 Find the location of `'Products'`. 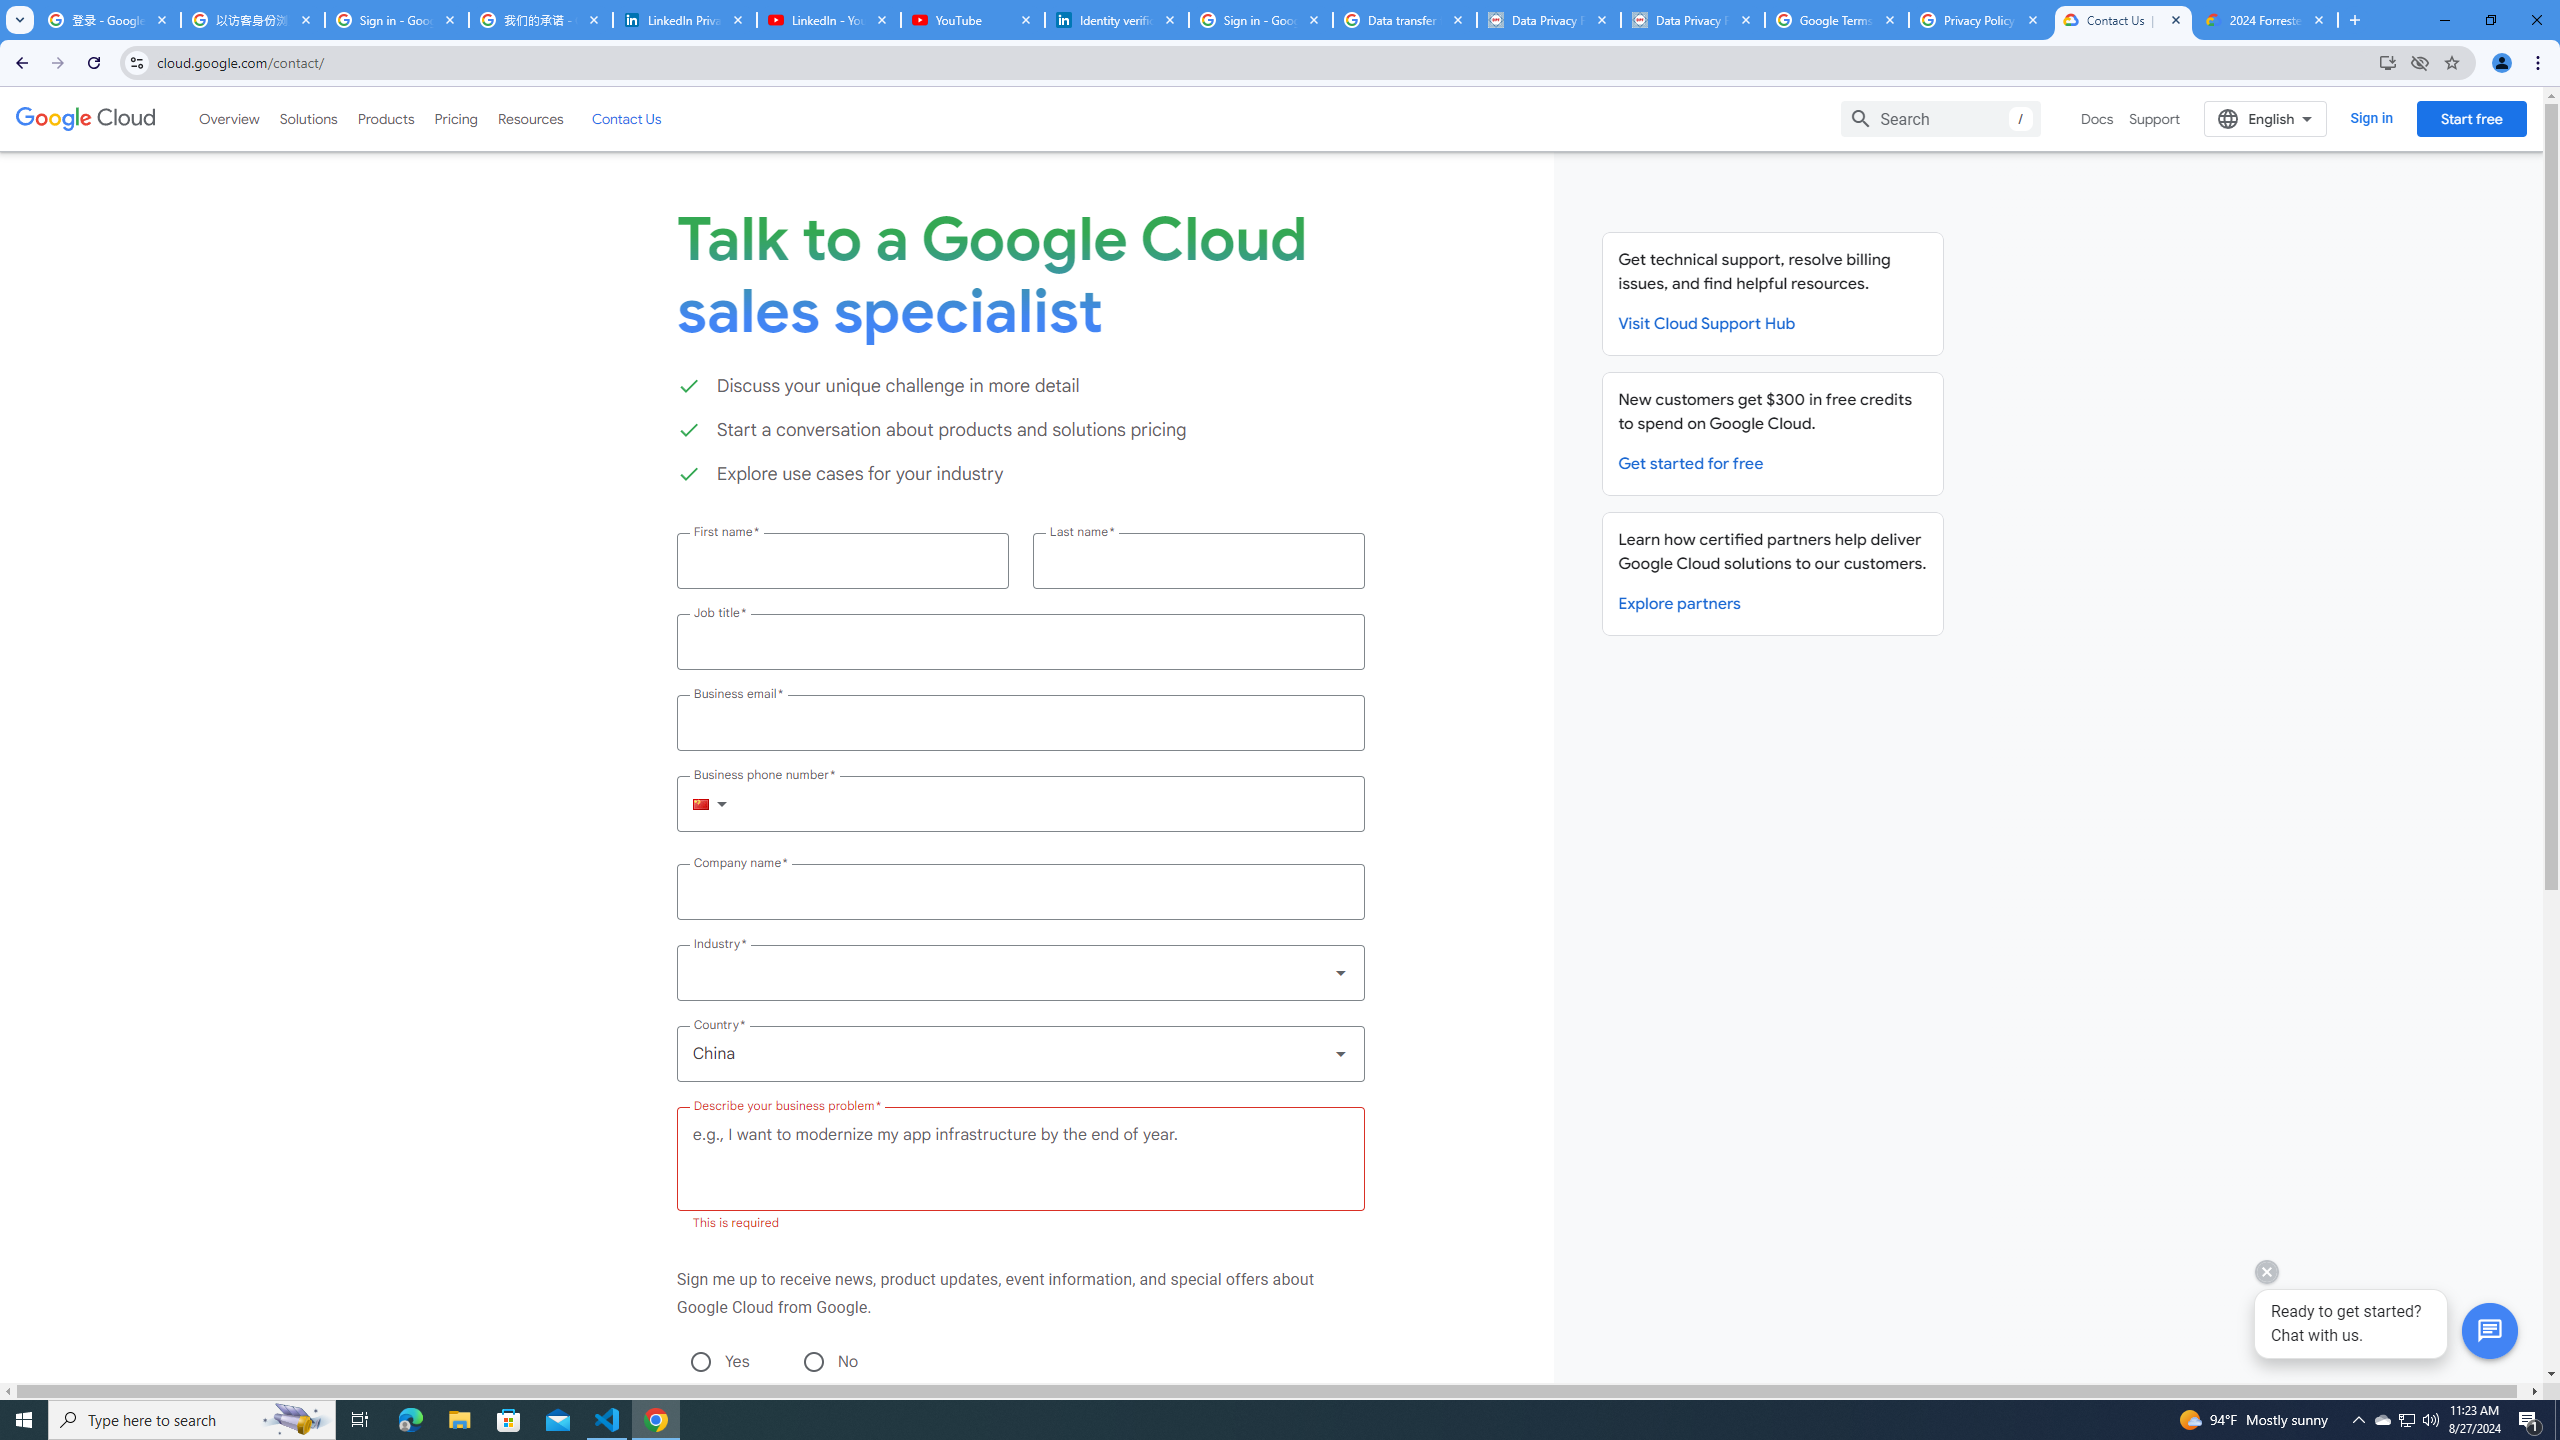

'Products' is located at coordinates (384, 118).